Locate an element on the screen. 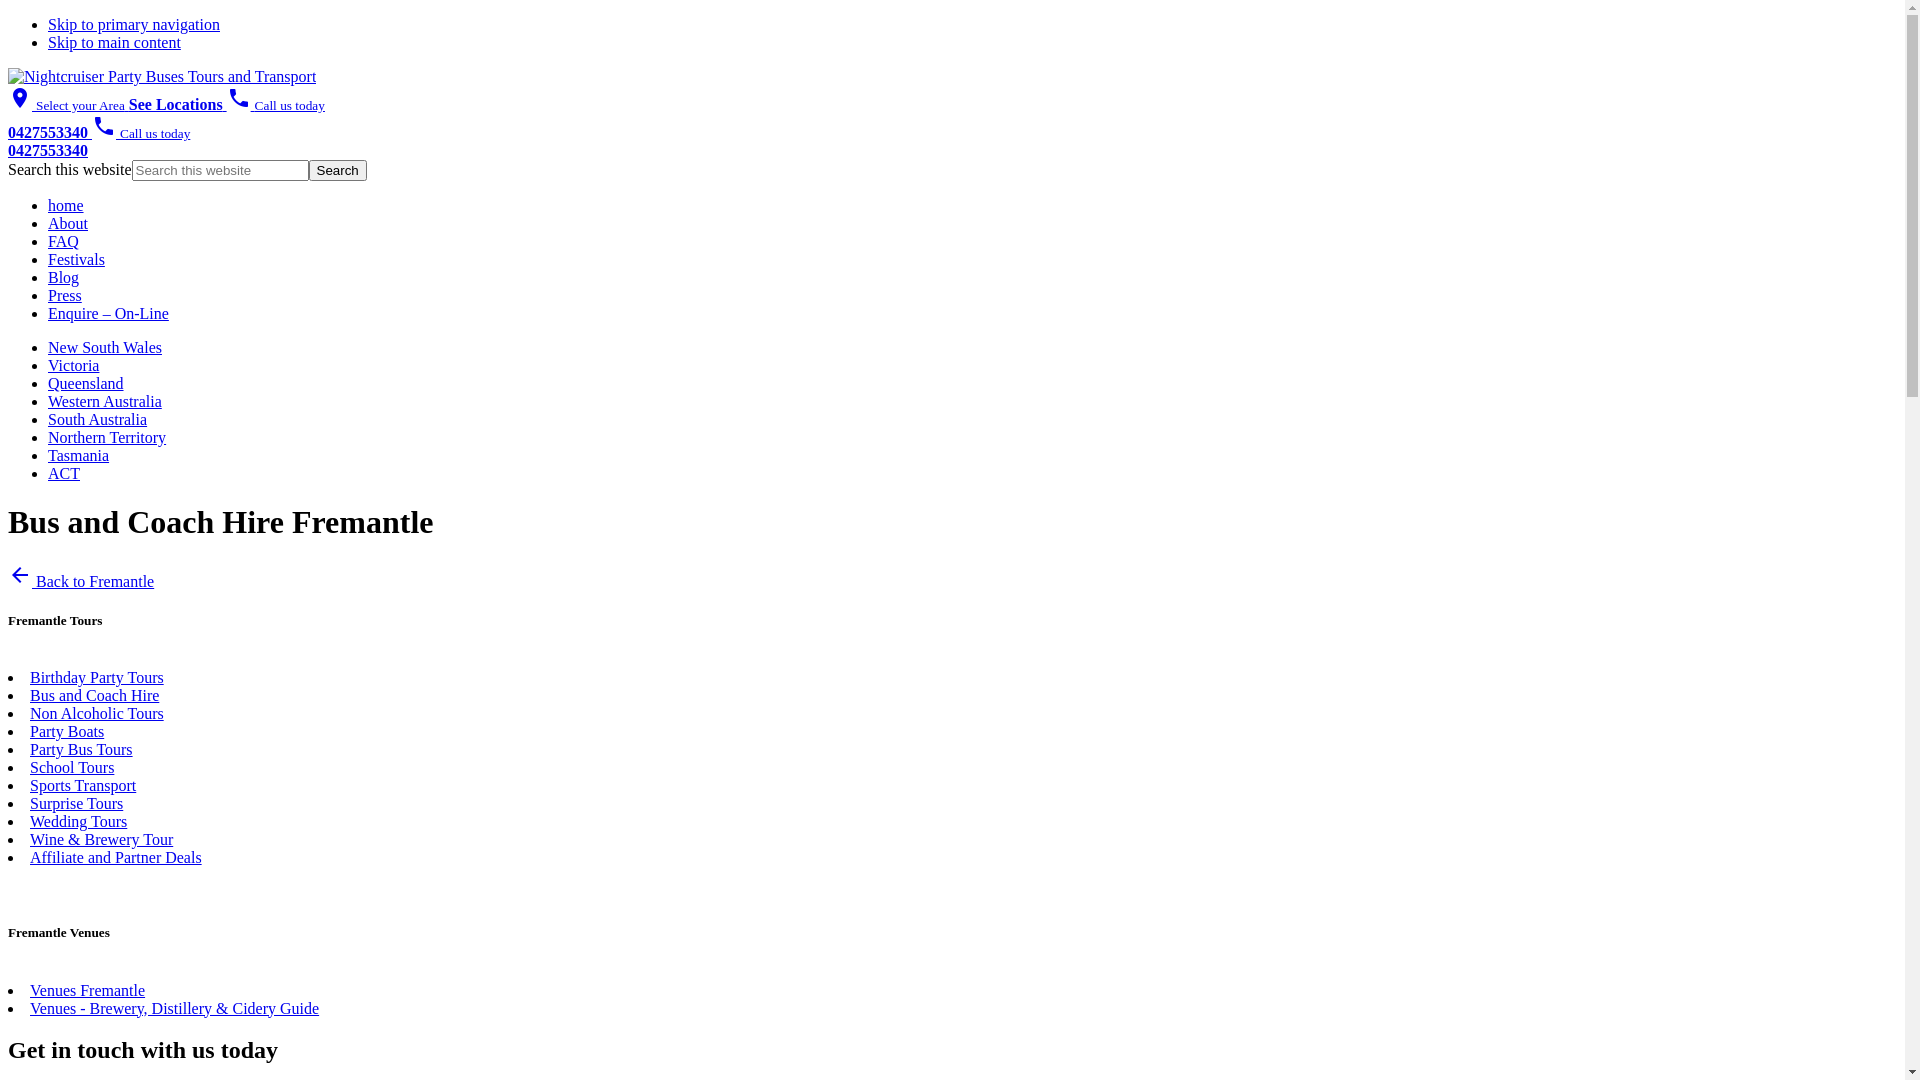 The height and width of the screenshot is (1080, 1920). 'place Select your Area See Locations' is located at coordinates (116, 104).